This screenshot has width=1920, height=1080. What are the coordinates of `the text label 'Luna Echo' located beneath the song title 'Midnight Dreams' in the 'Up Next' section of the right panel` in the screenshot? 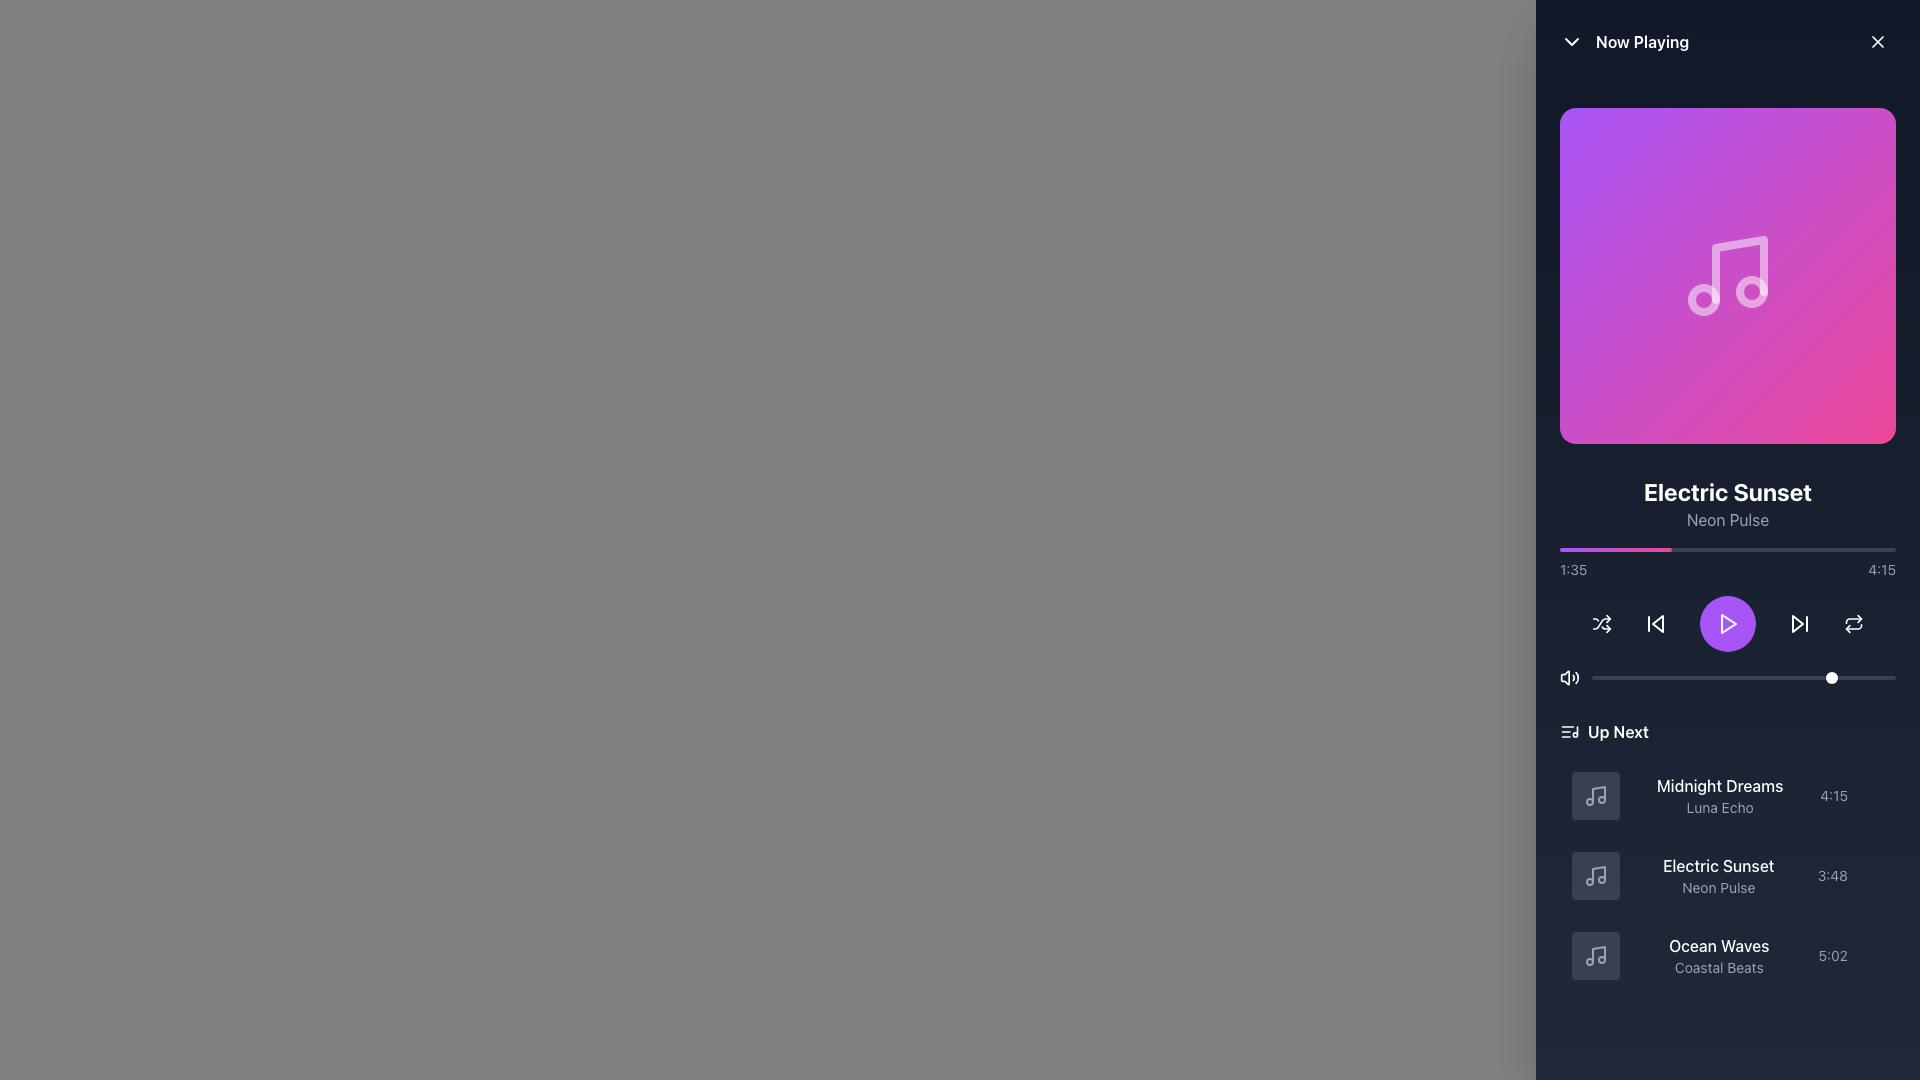 It's located at (1719, 806).